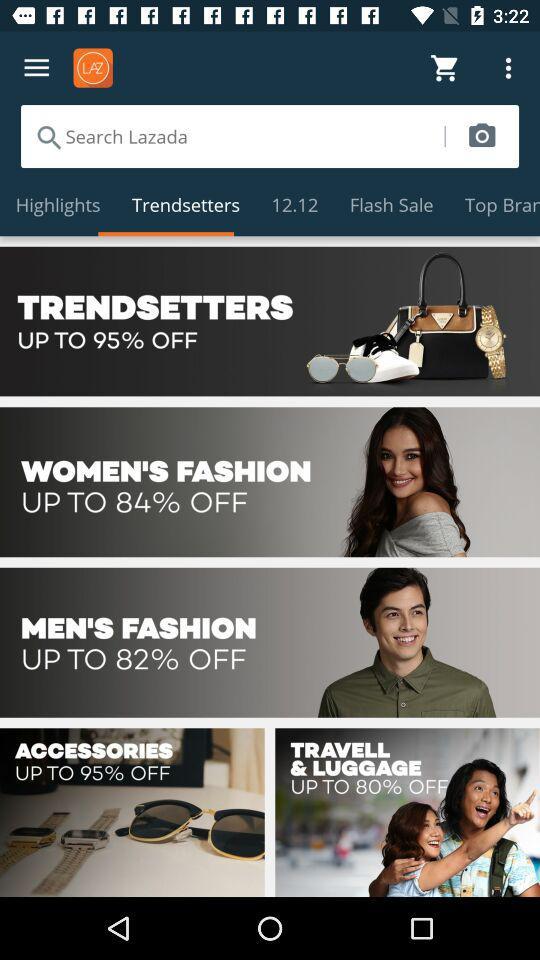  What do you see at coordinates (36, 68) in the screenshot?
I see `open the menu` at bounding box center [36, 68].